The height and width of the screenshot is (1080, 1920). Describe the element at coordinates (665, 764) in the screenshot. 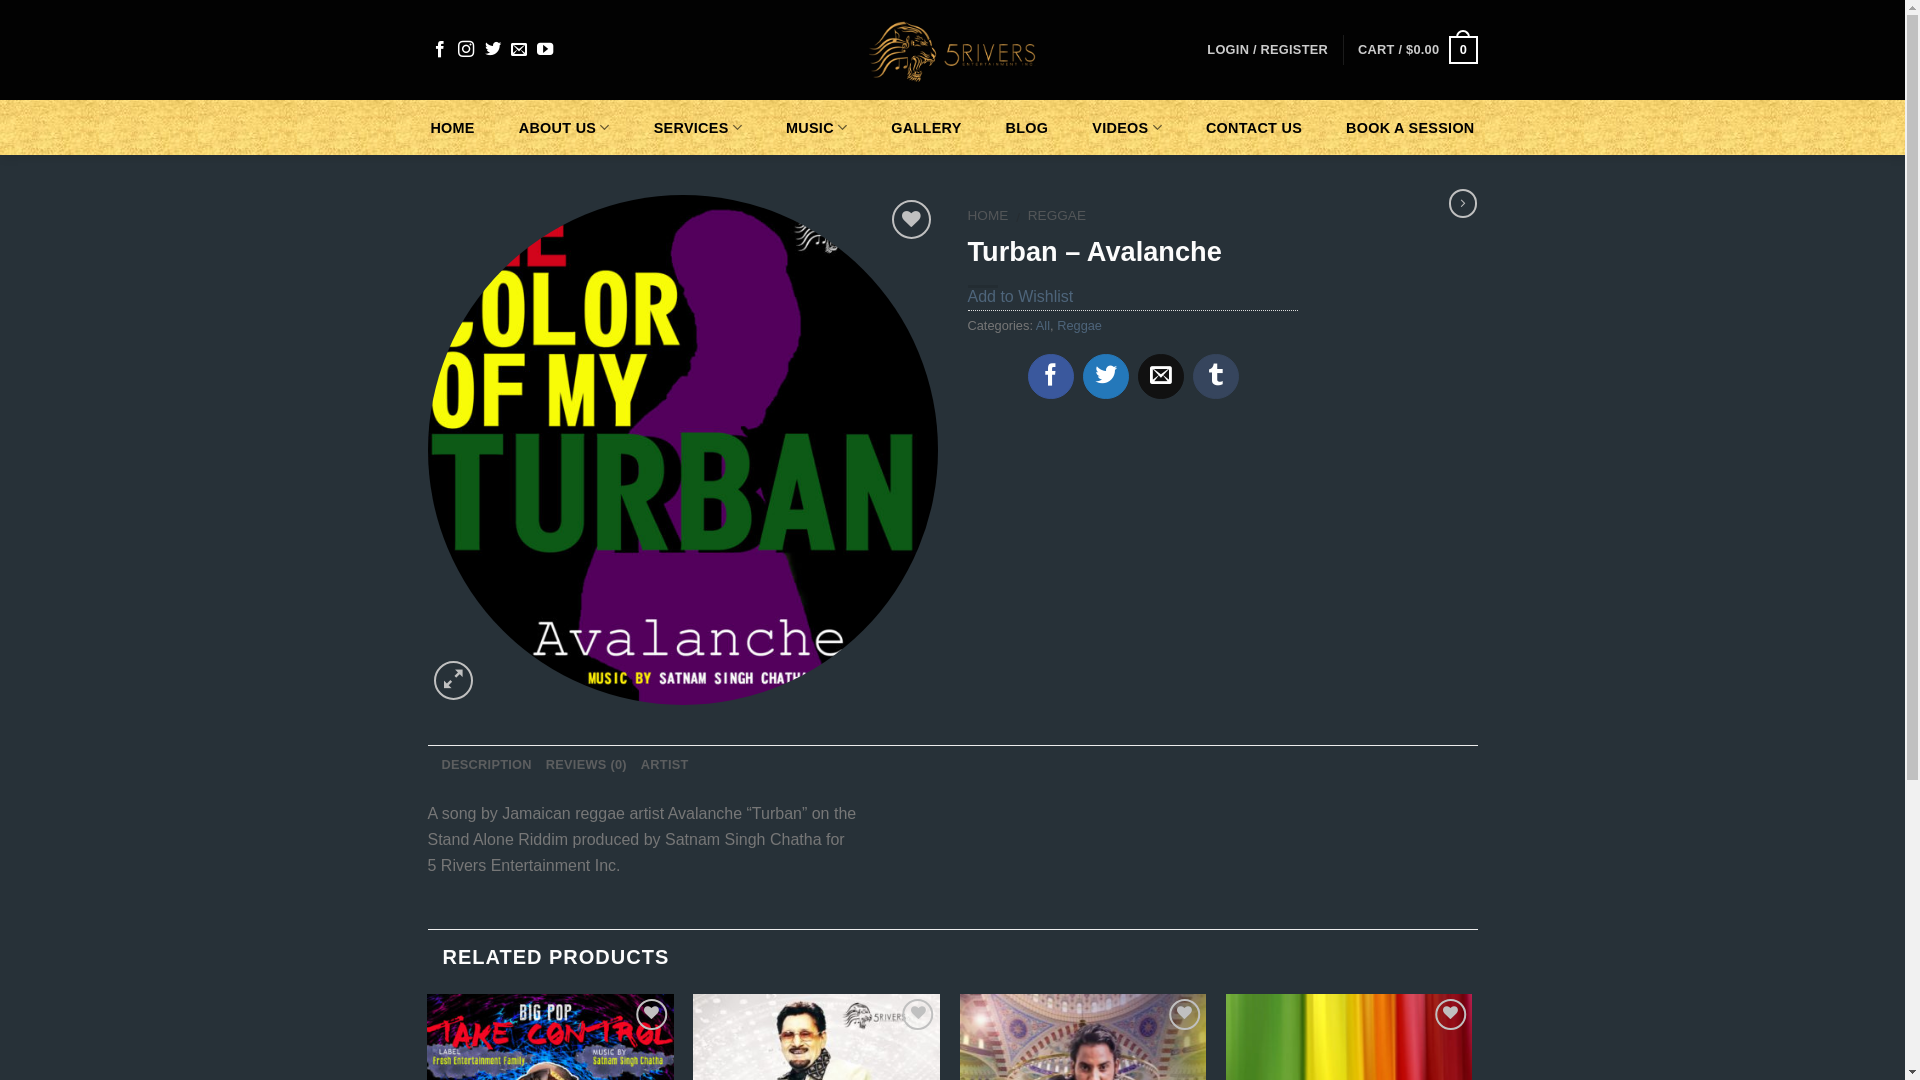

I see `'ARTIST'` at that location.